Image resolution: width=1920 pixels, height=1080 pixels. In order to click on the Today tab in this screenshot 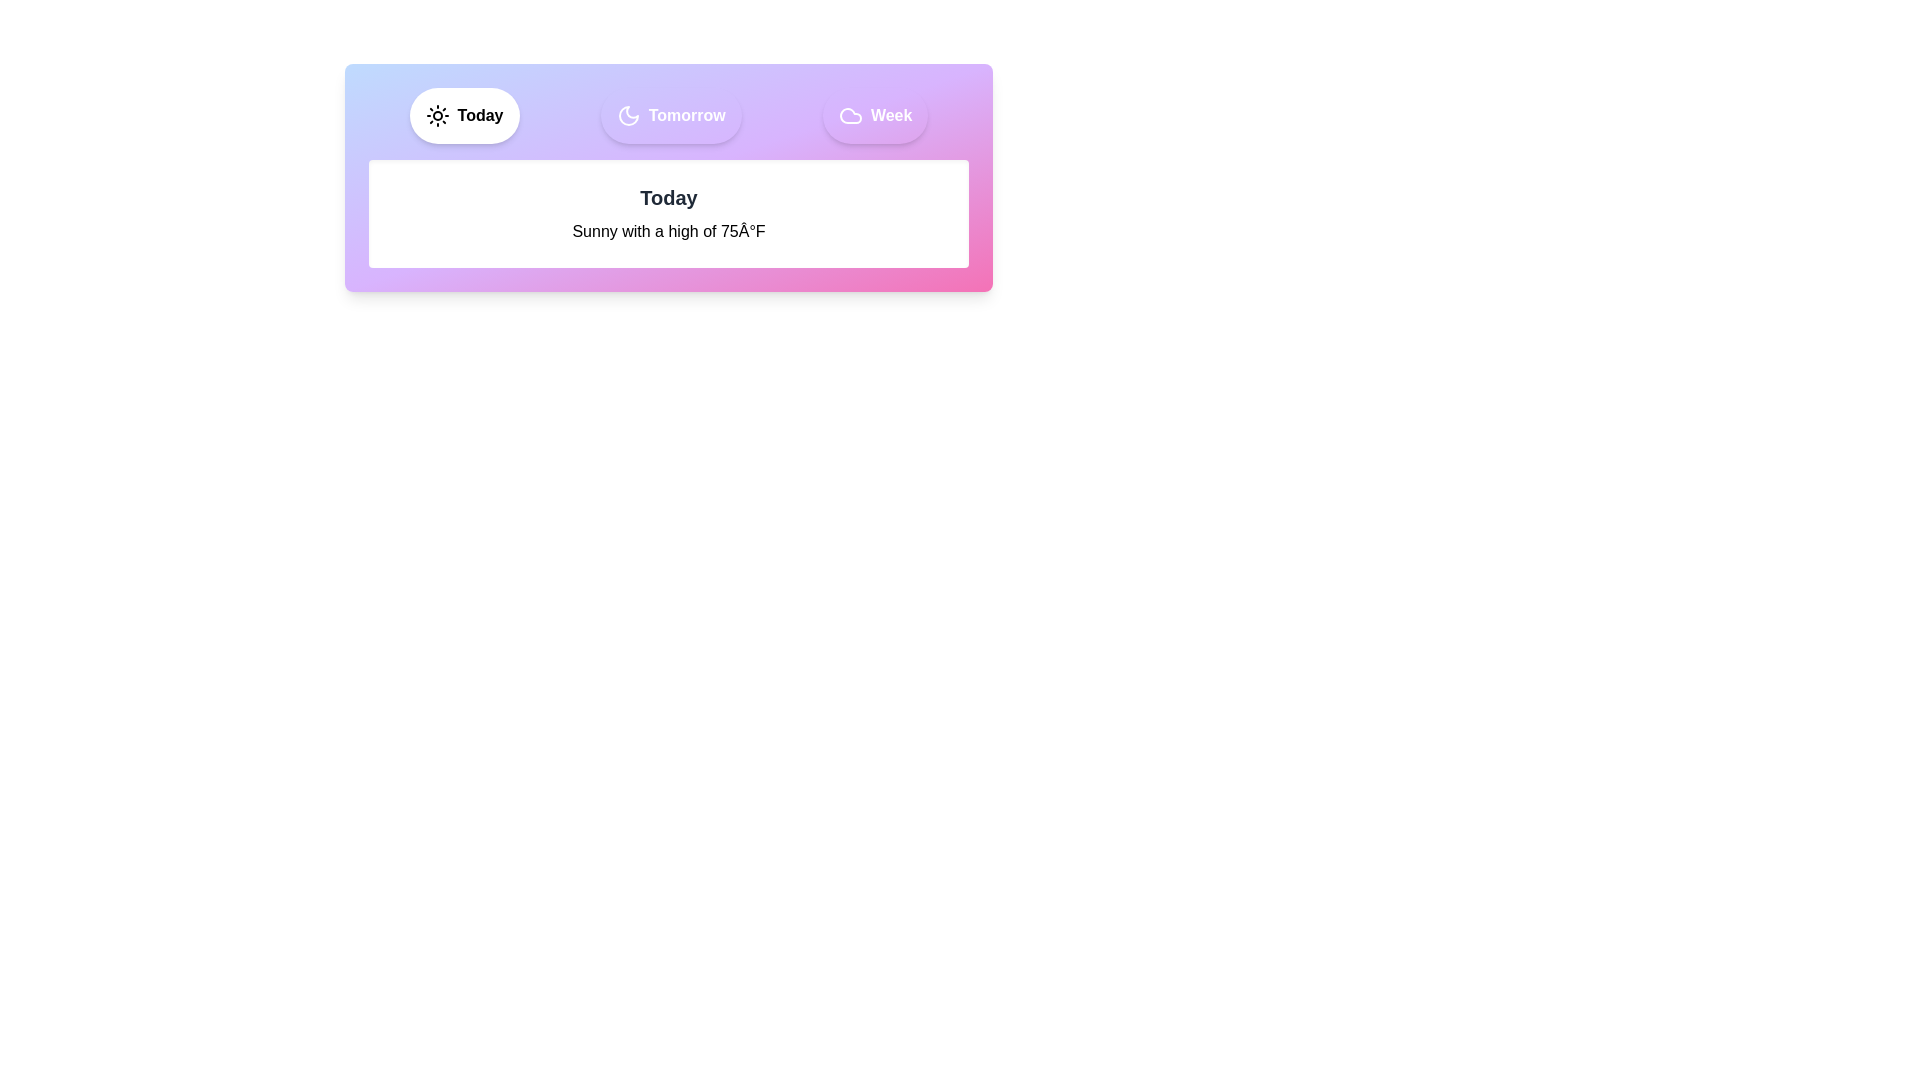, I will do `click(463, 115)`.